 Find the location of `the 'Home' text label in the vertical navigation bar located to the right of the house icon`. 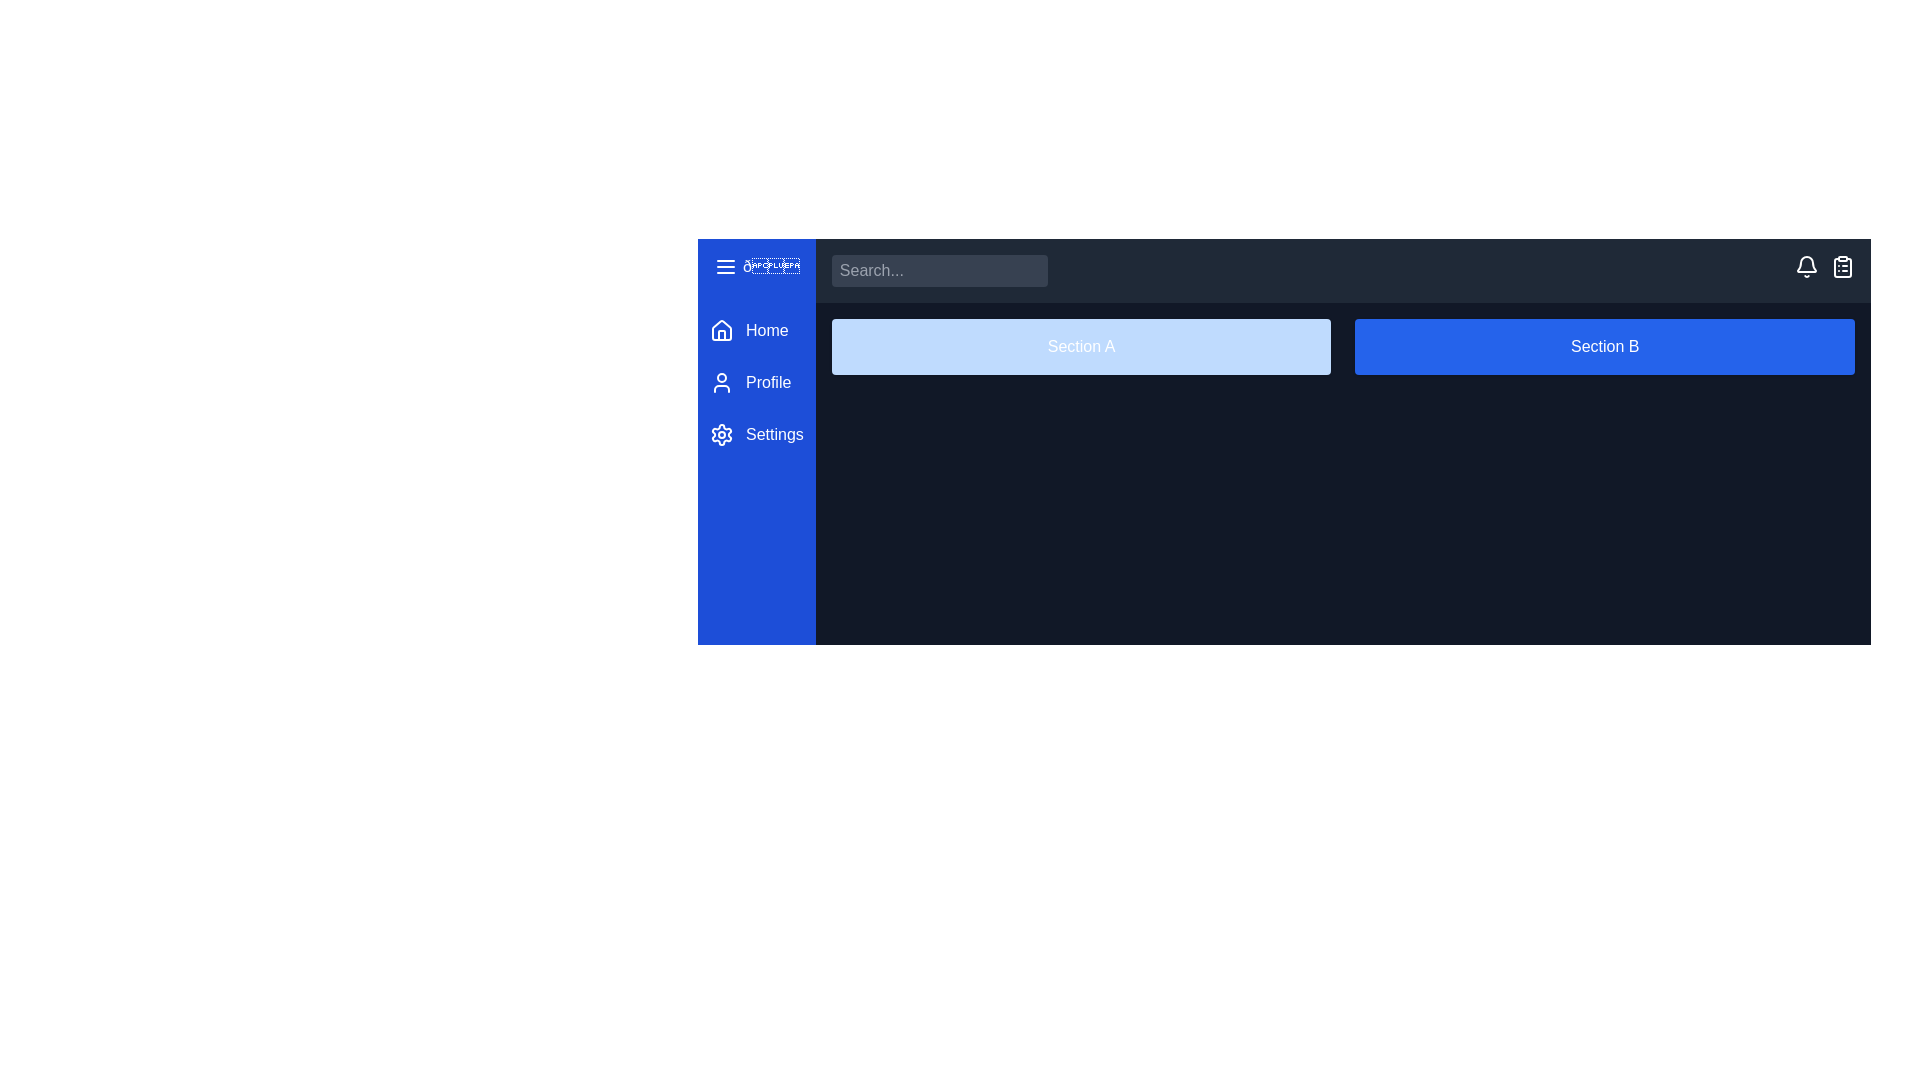

the 'Home' text label in the vertical navigation bar located to the right of the house icon is located at coordinates (766, 330).